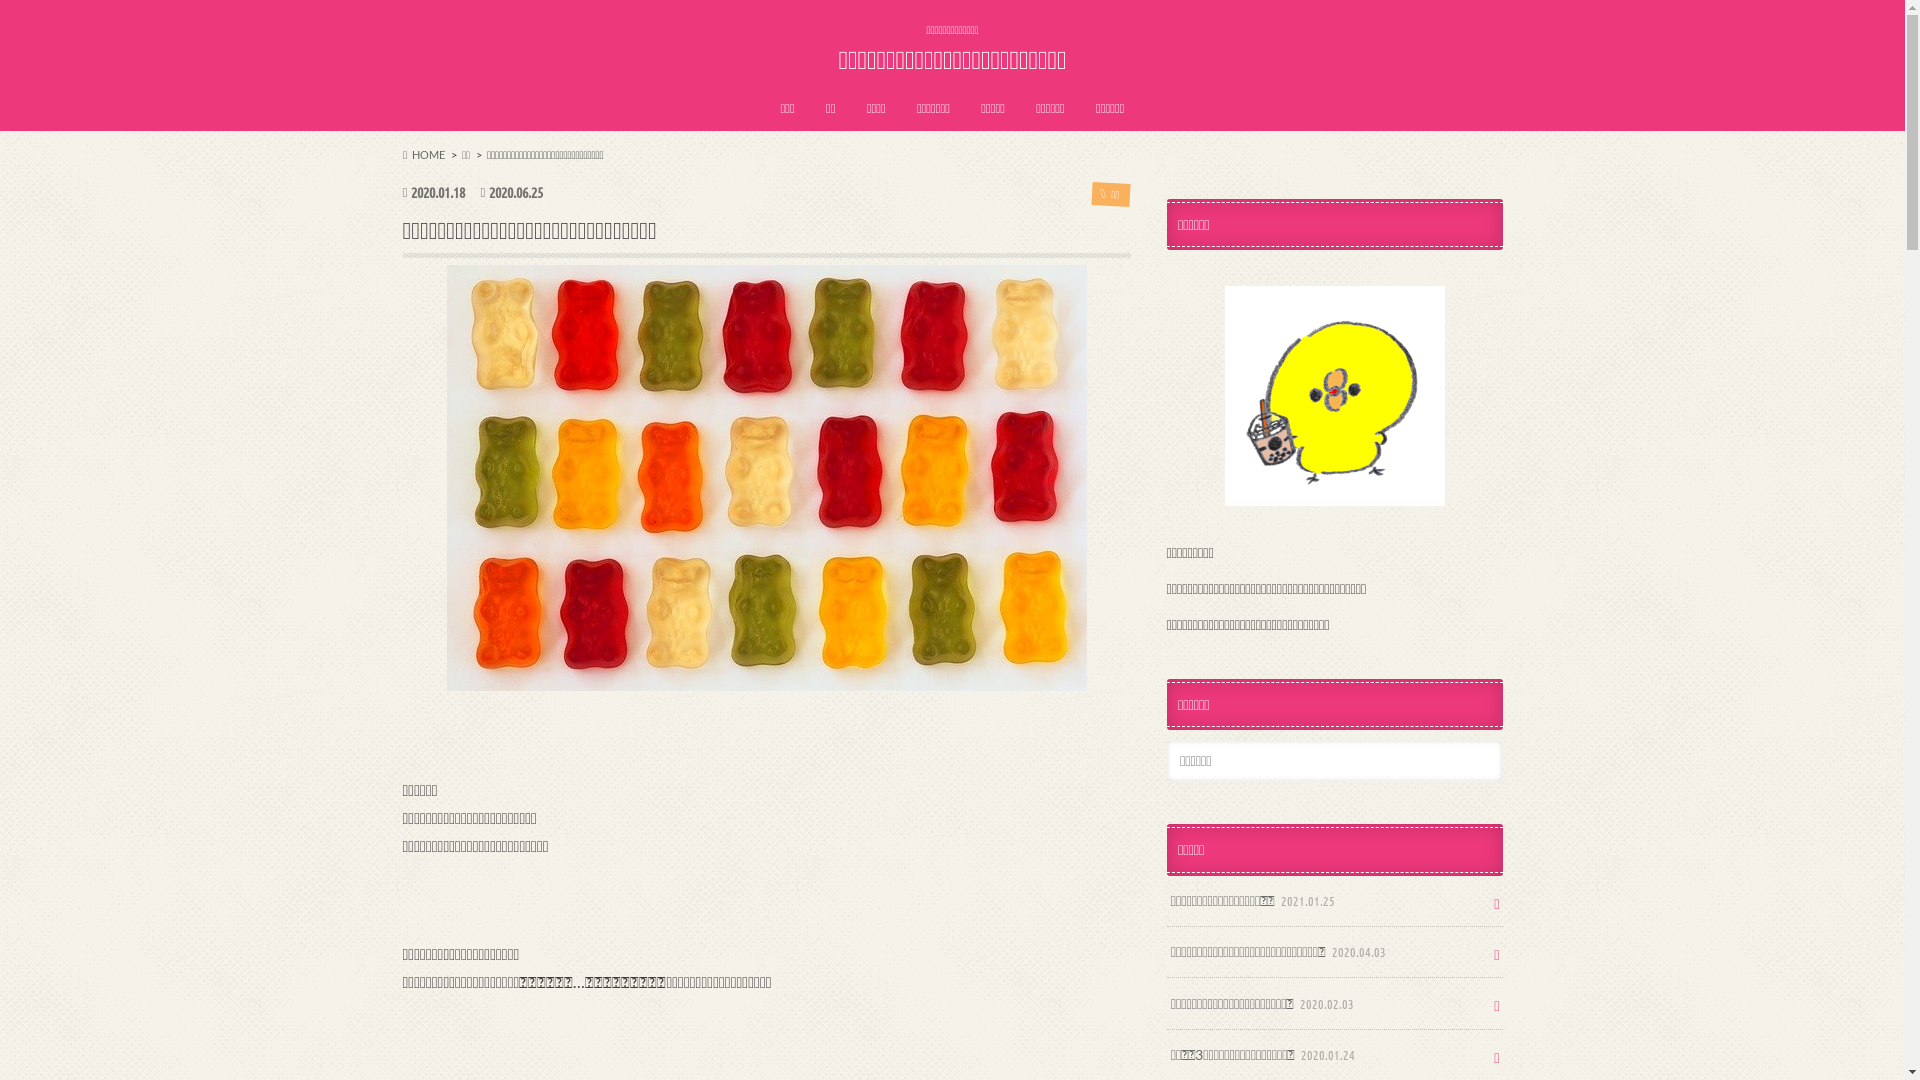  What do you see at coordinates (422, 153) in the screenshot?
I see `'HOME'` at bounding box center [422, 153].